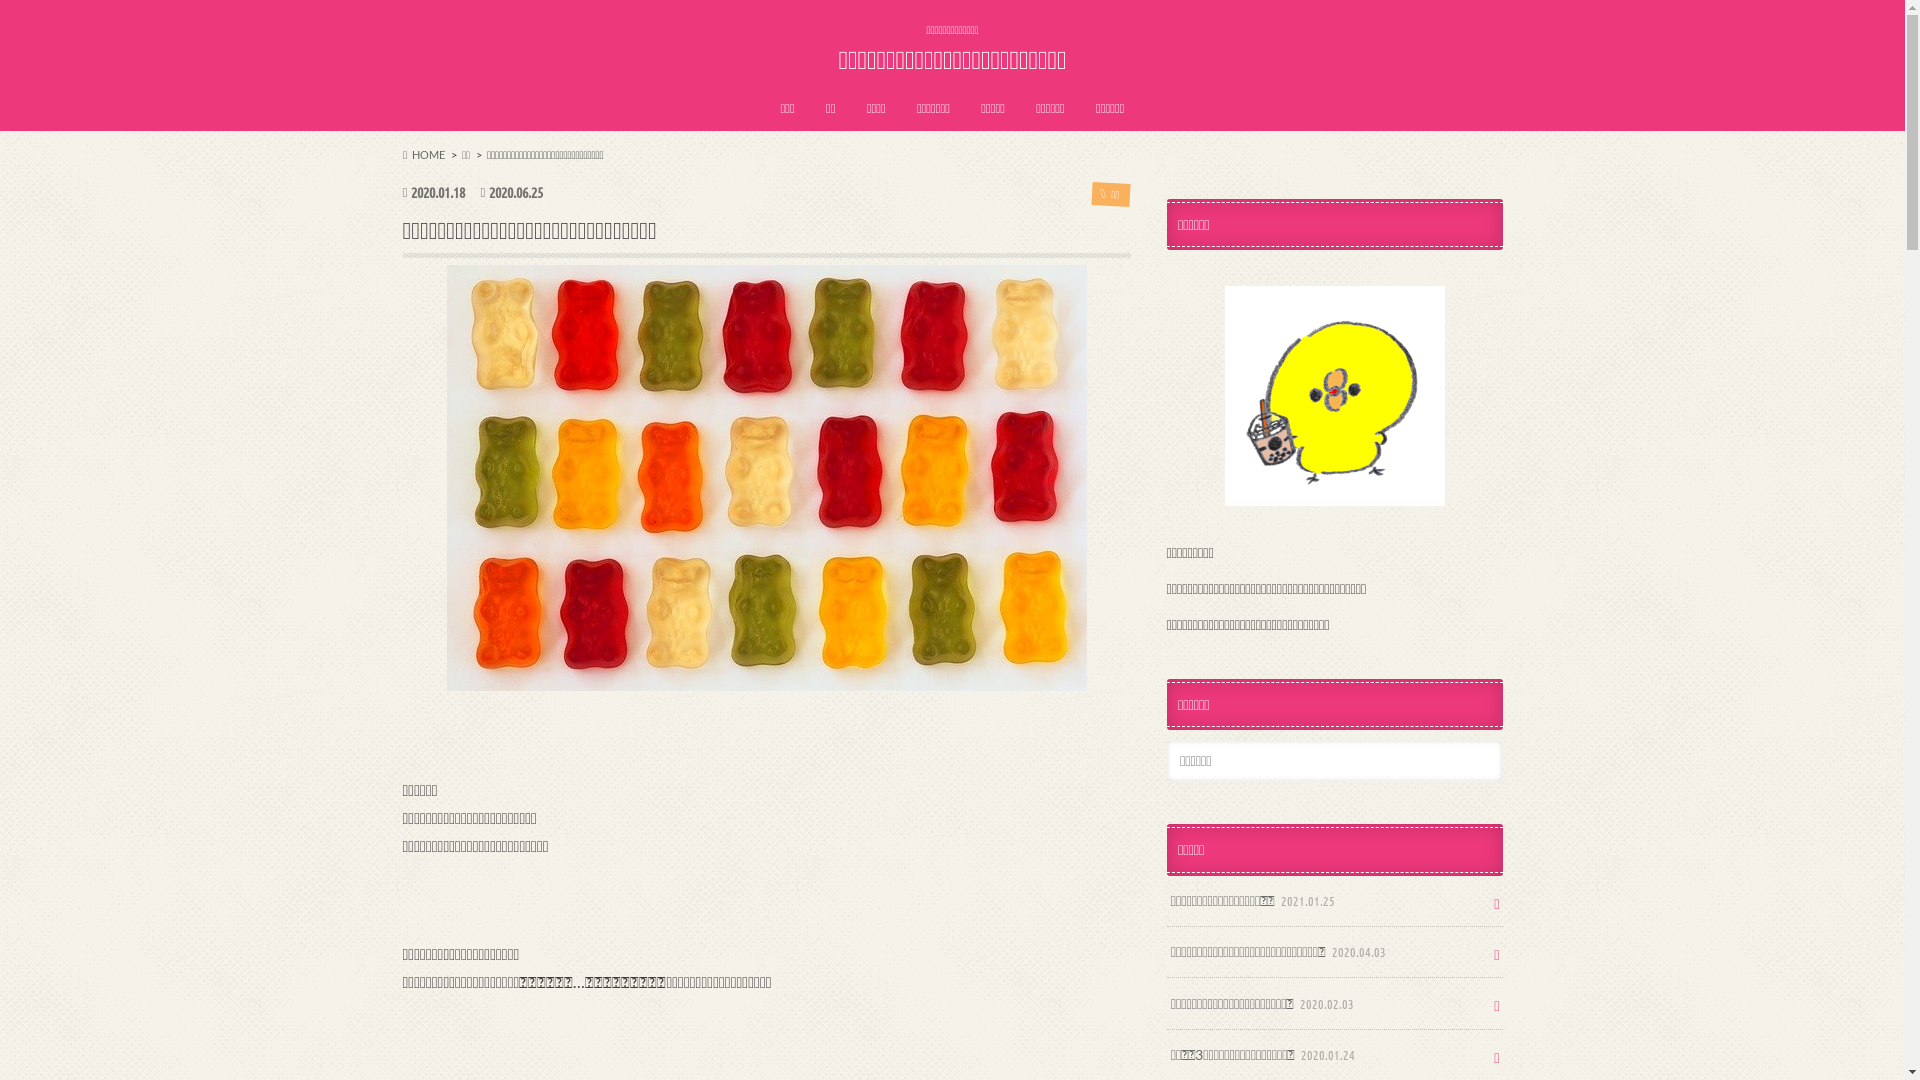  What do you see at coordinates (422, 153) in the screenshot?
I see `'HOME'` at bounding box center [422, 153].